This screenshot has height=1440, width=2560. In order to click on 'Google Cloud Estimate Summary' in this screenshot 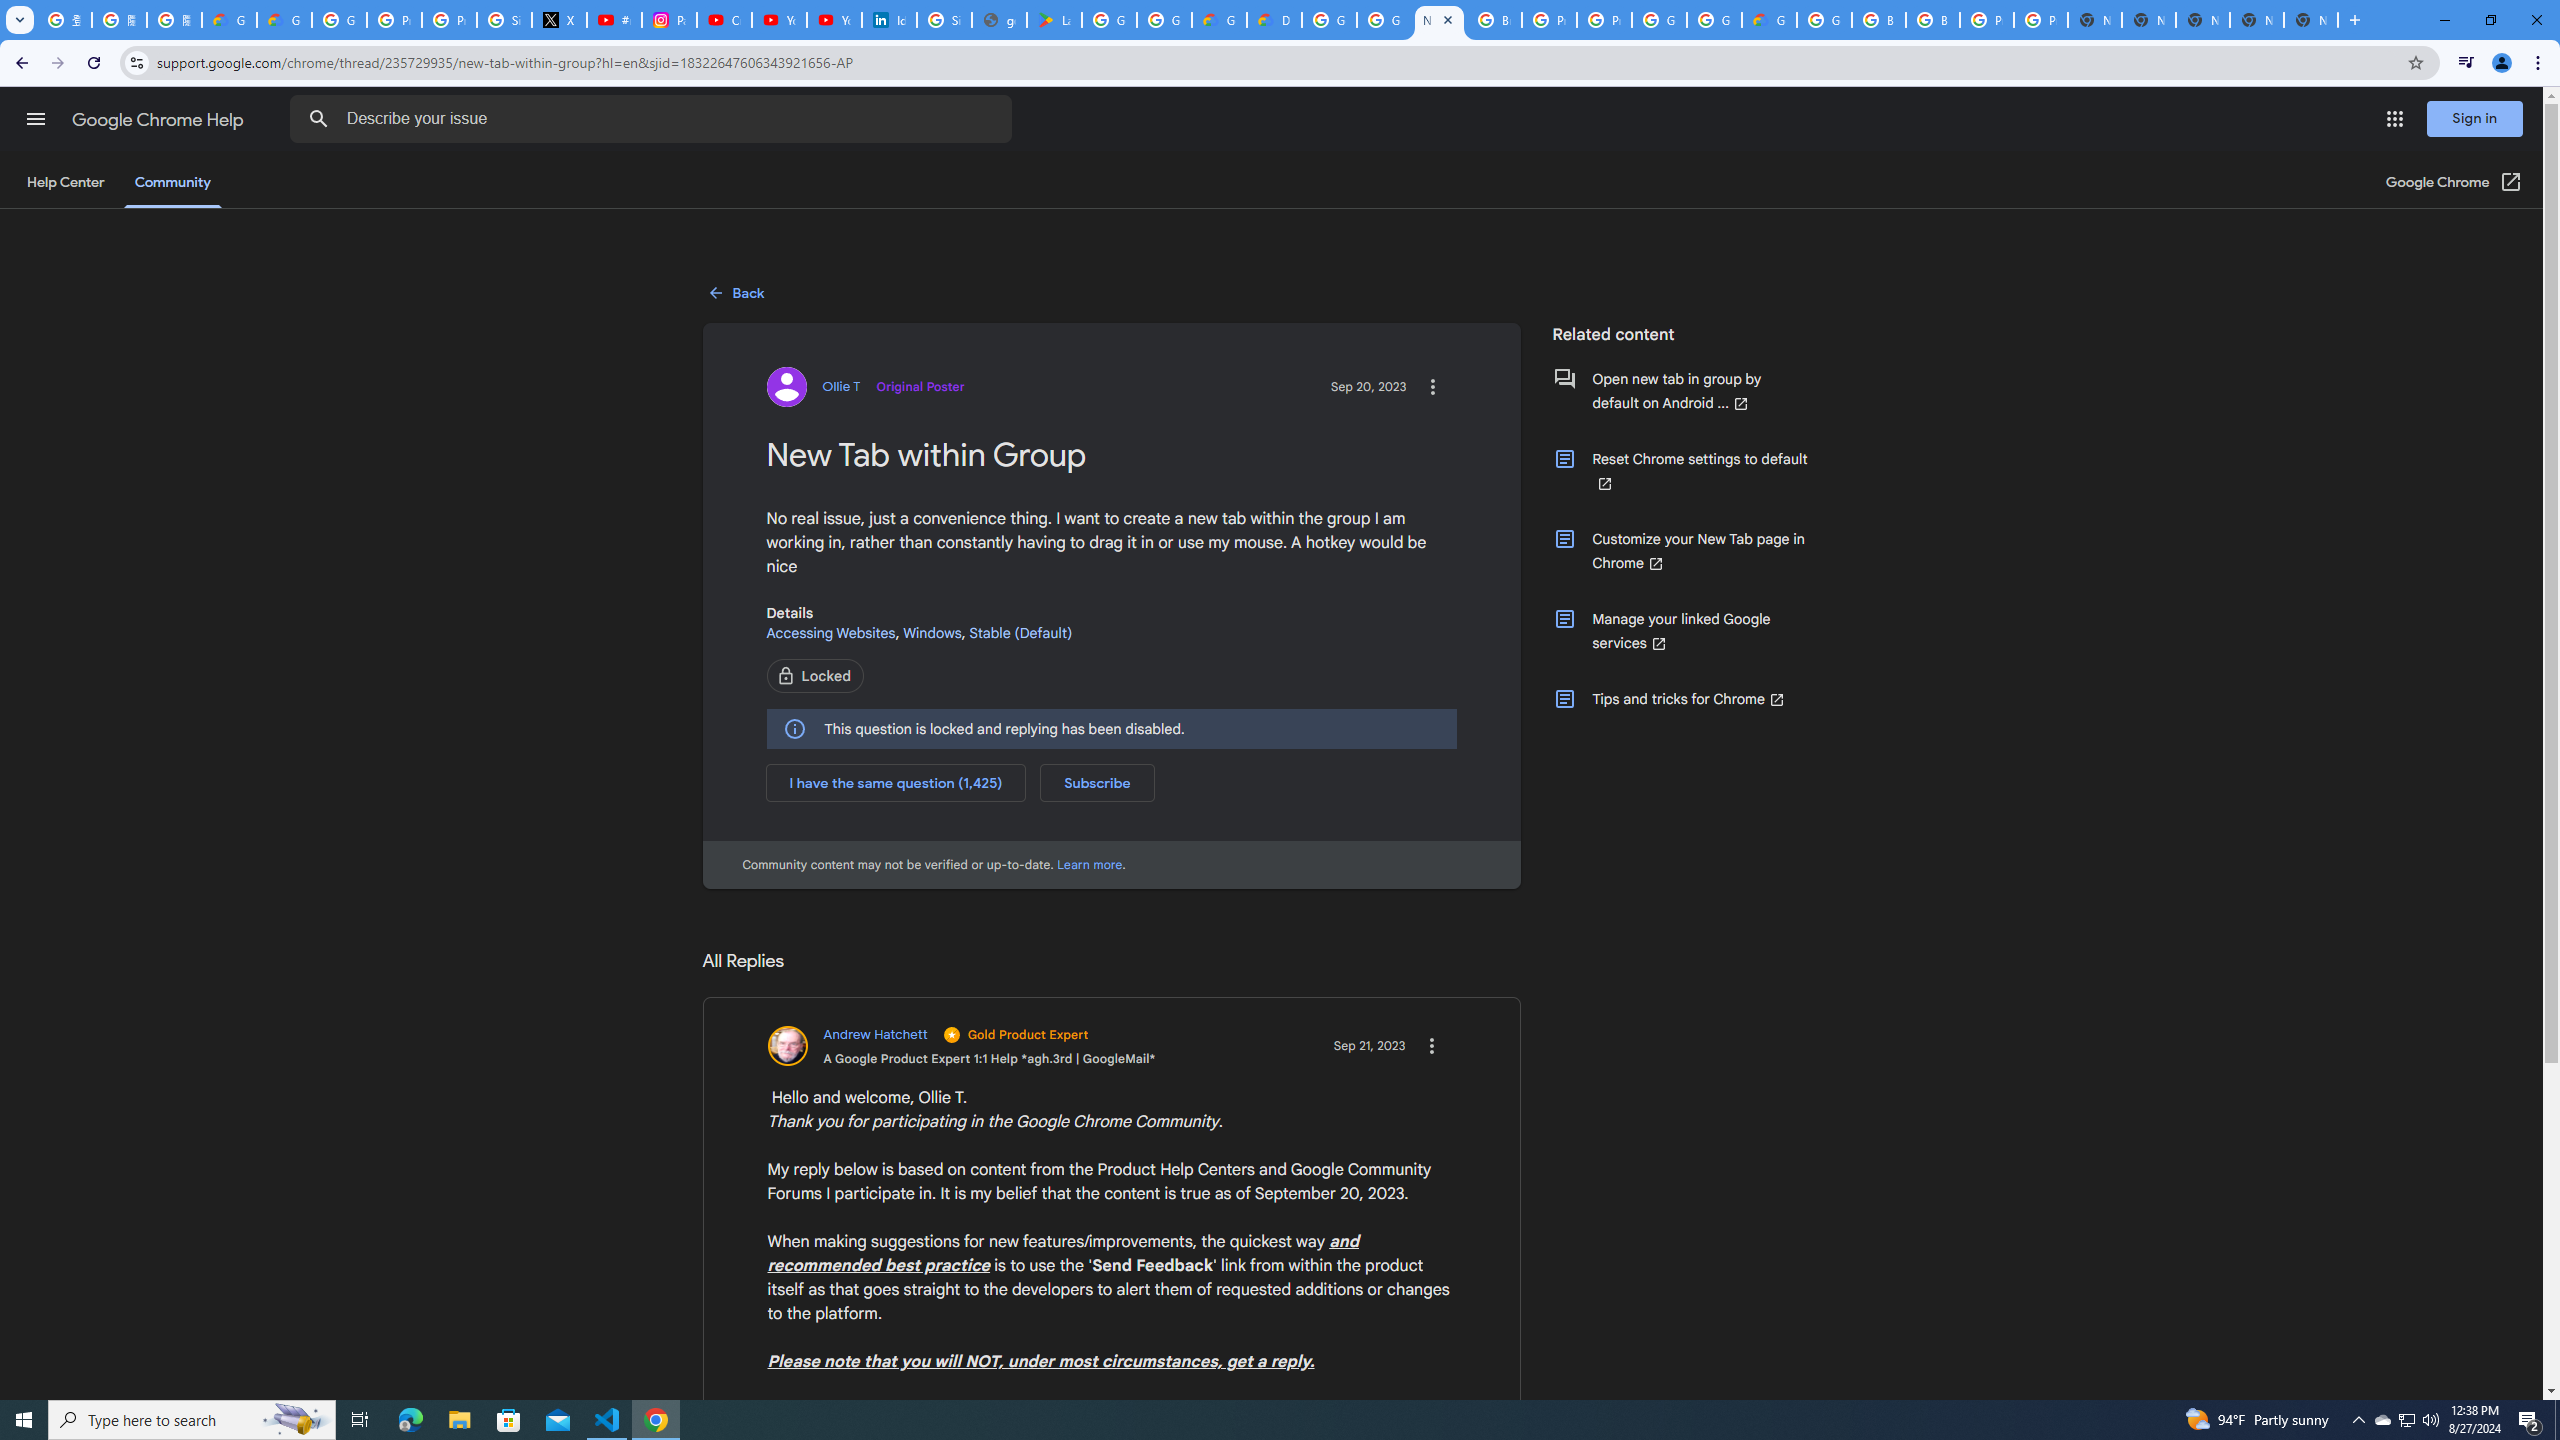, I will do `click(1768, 19)`.